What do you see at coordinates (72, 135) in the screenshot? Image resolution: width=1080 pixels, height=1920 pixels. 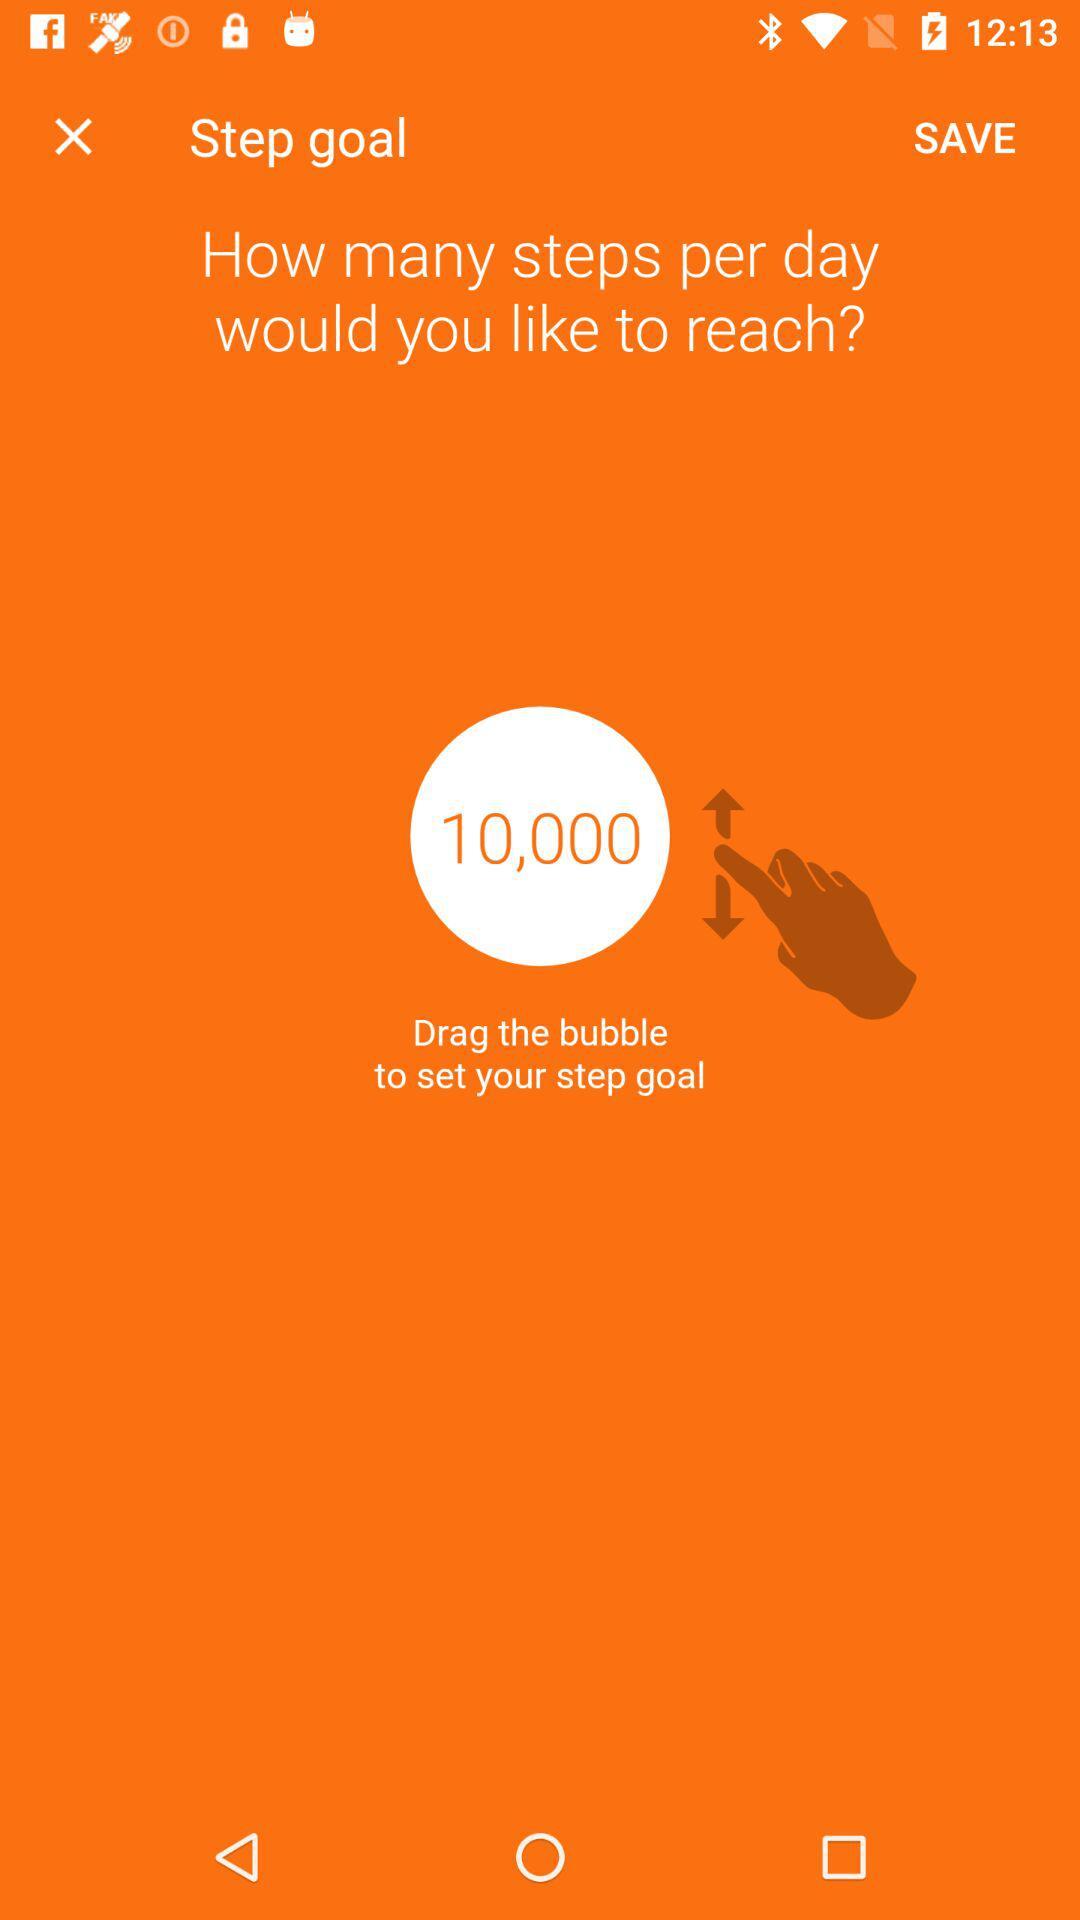 I see `screen` at bounding box center [72, 135].